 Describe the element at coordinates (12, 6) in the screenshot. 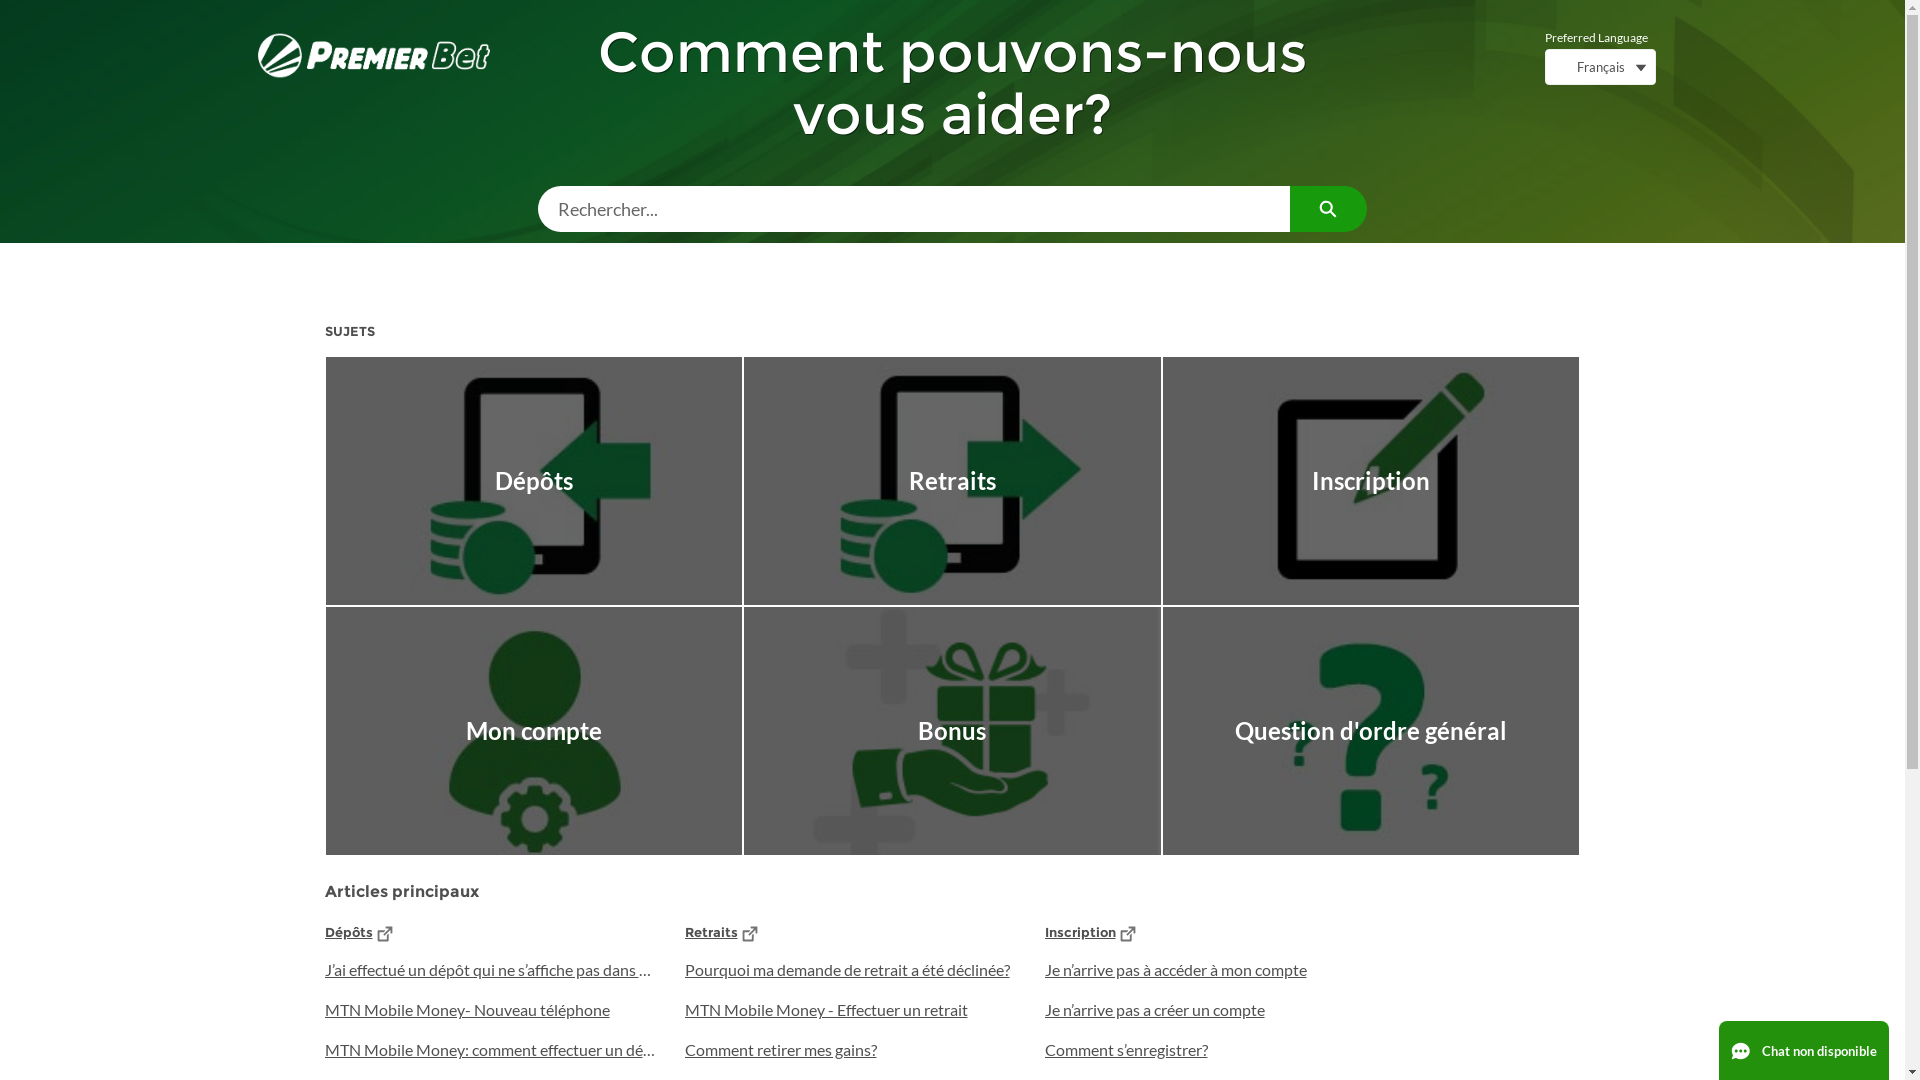

I see `'Aller au contenu principal'` at that location.